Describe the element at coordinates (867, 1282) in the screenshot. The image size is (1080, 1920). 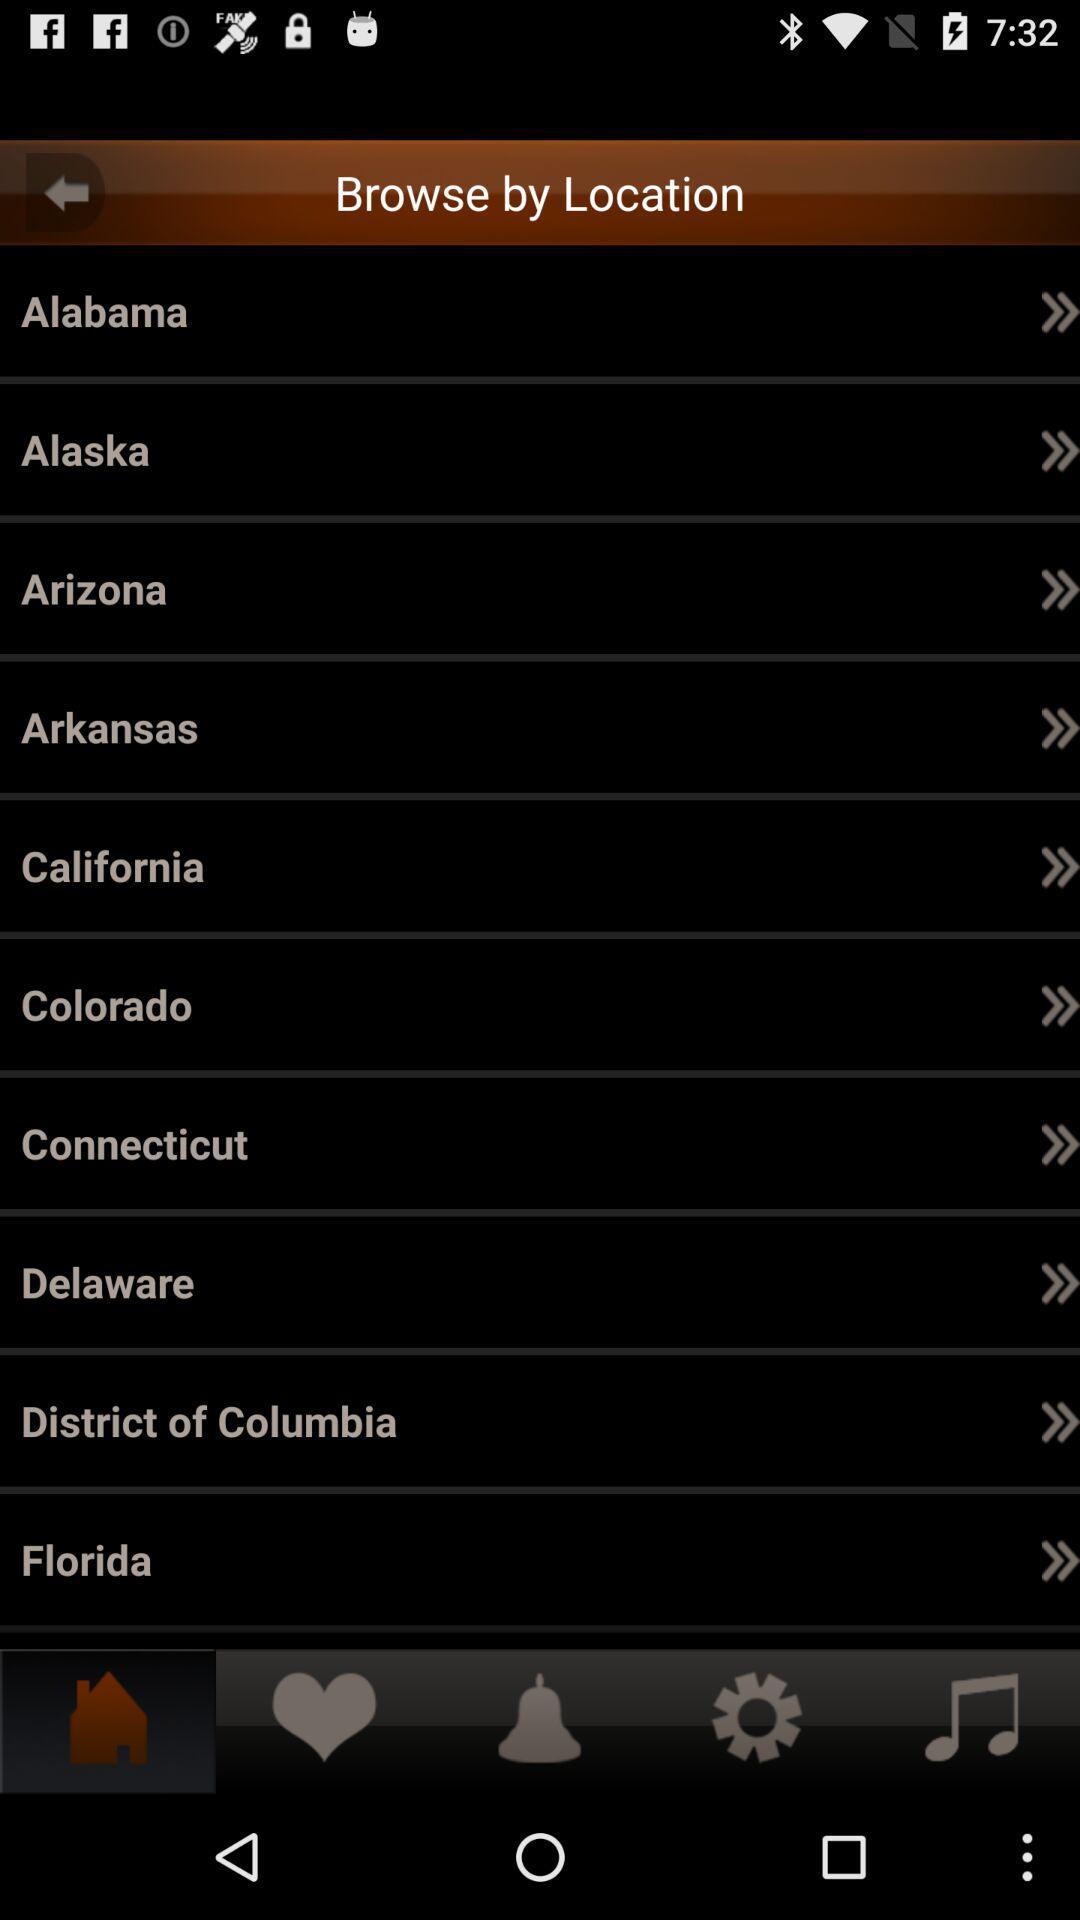
I see `the icon next to the   contra costa item` at that location.